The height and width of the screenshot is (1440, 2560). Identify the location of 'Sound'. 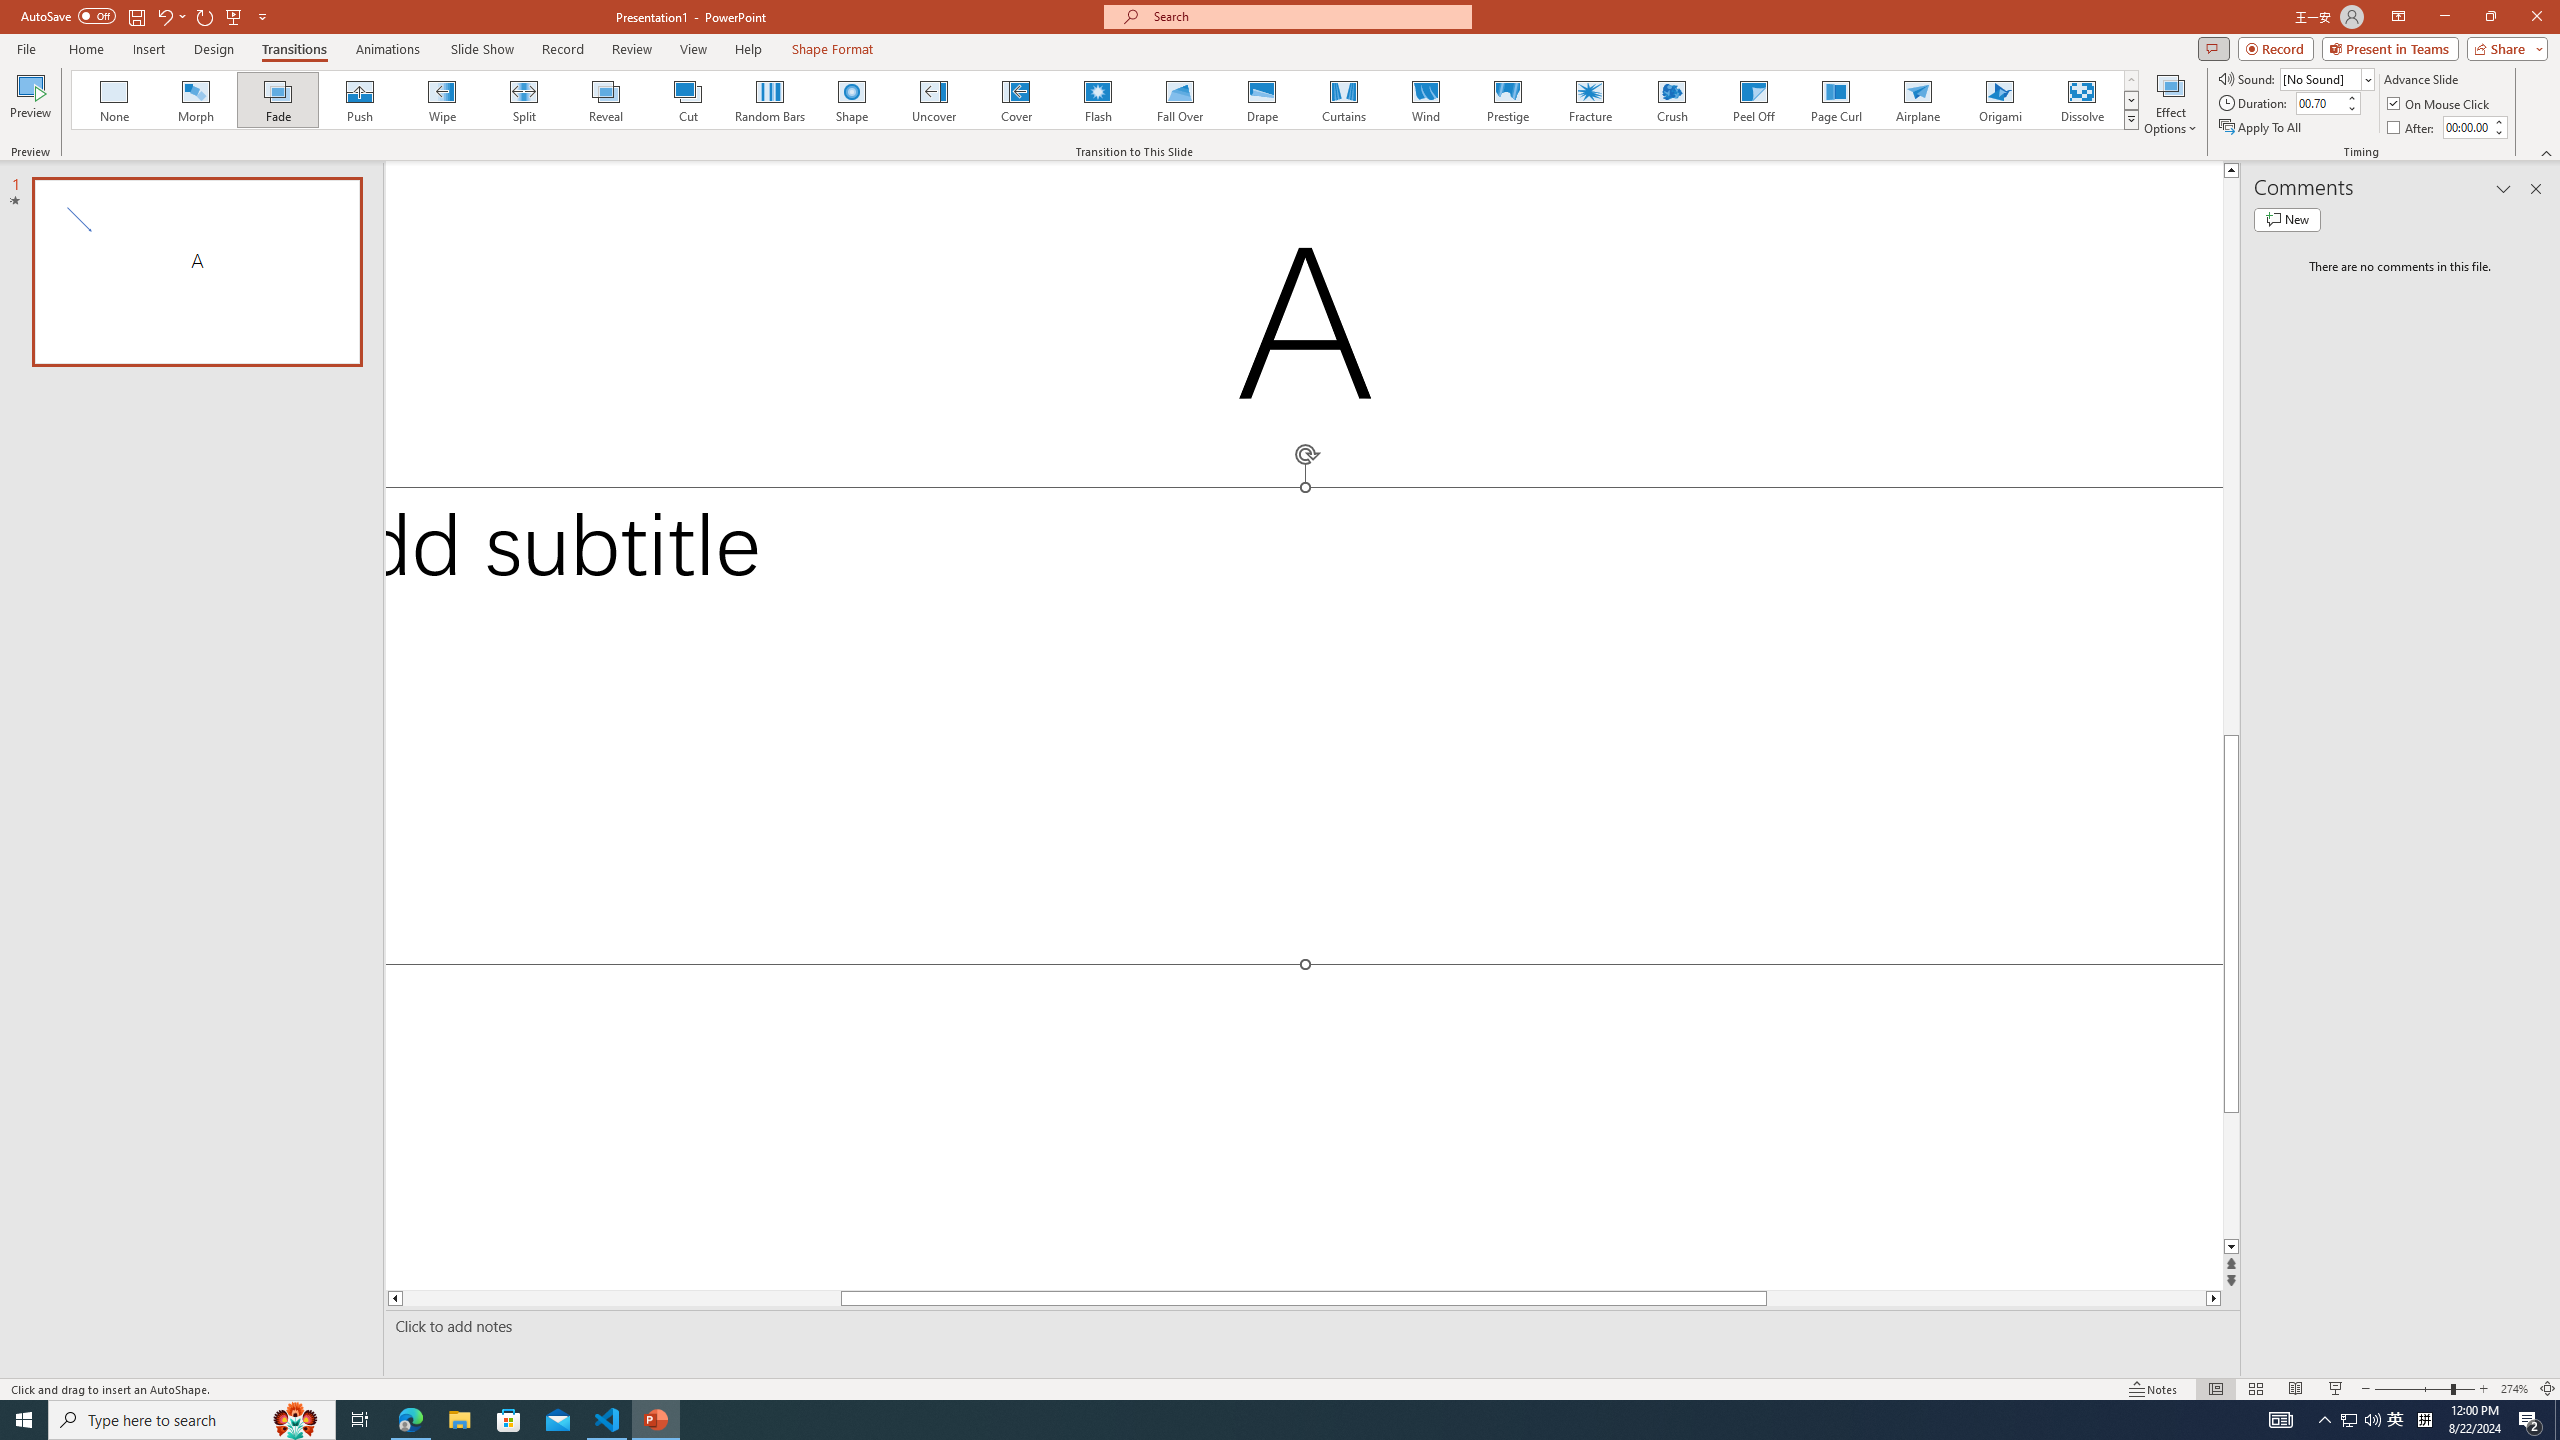
(2327, 78).